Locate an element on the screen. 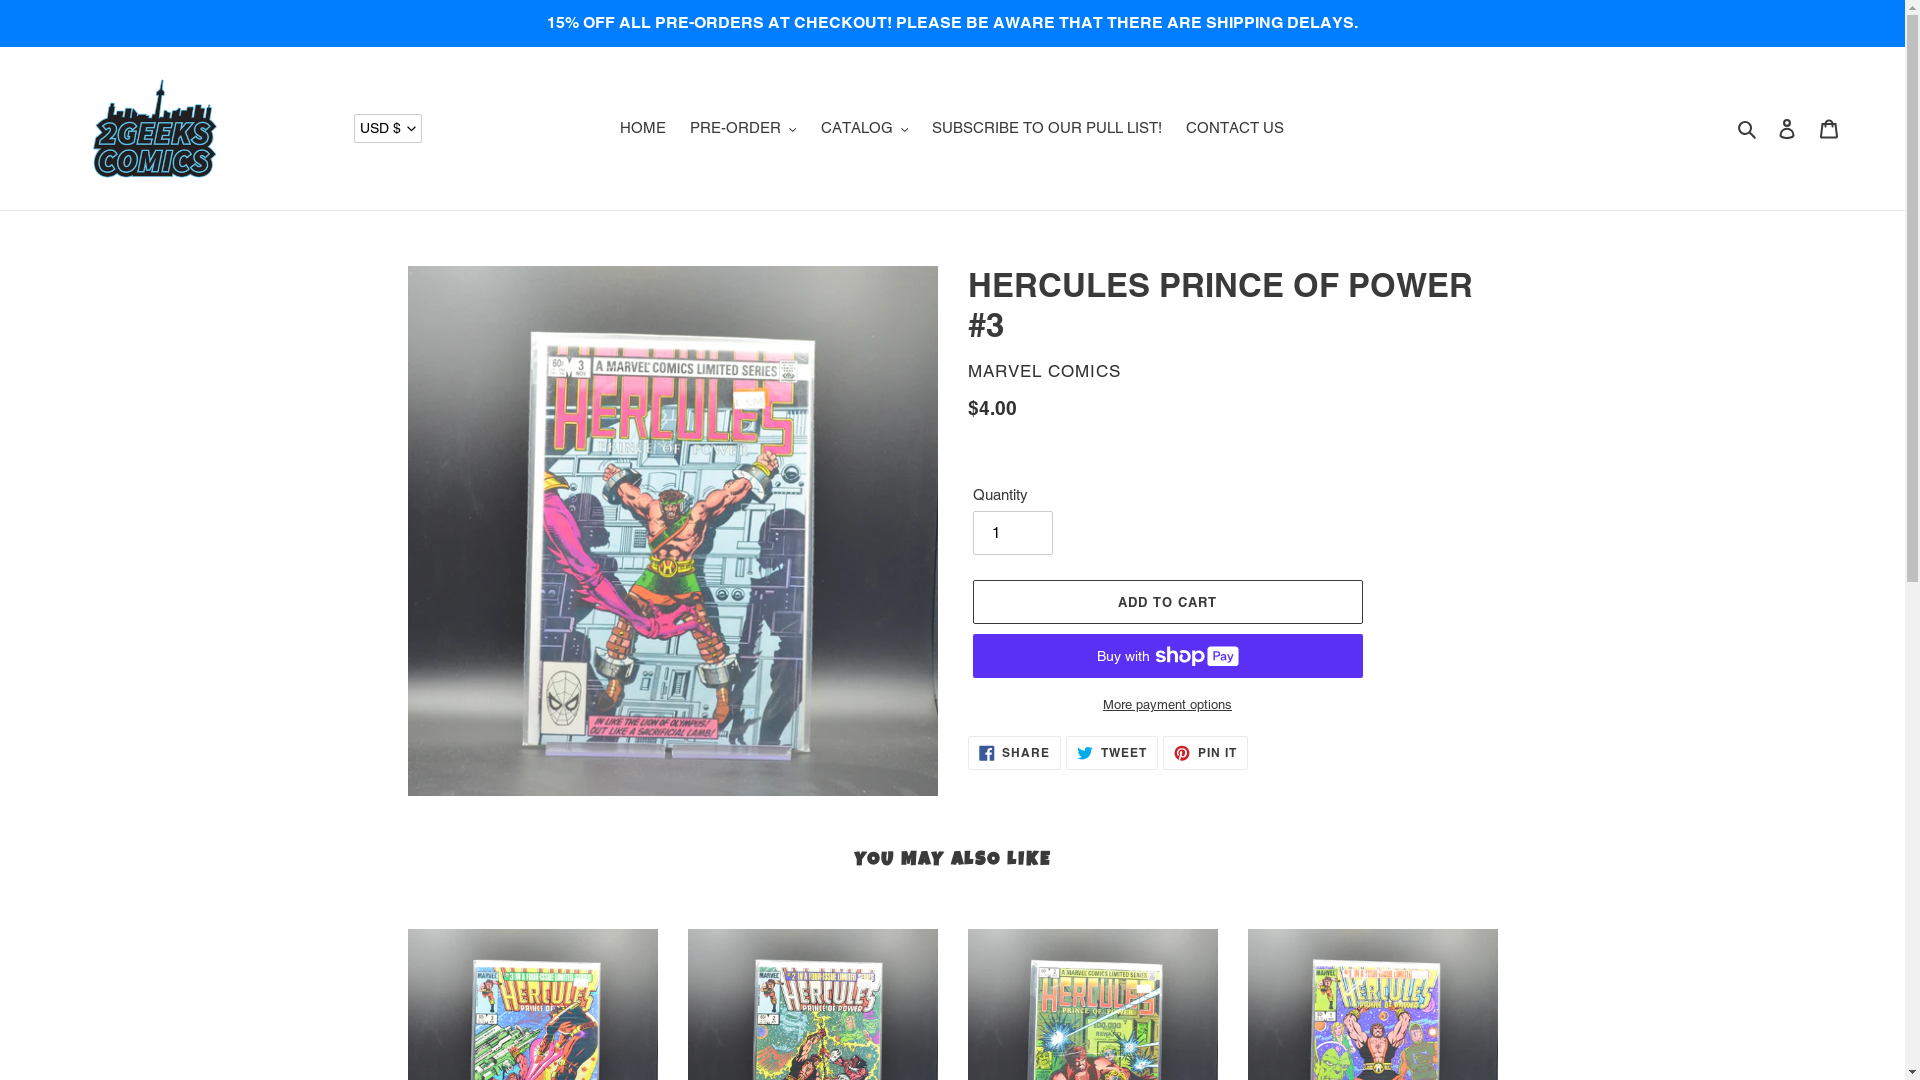 Image resolution: width=1920 pixels, height=1080 pixels. 'SHARE is located at coordinates (1014, 752).